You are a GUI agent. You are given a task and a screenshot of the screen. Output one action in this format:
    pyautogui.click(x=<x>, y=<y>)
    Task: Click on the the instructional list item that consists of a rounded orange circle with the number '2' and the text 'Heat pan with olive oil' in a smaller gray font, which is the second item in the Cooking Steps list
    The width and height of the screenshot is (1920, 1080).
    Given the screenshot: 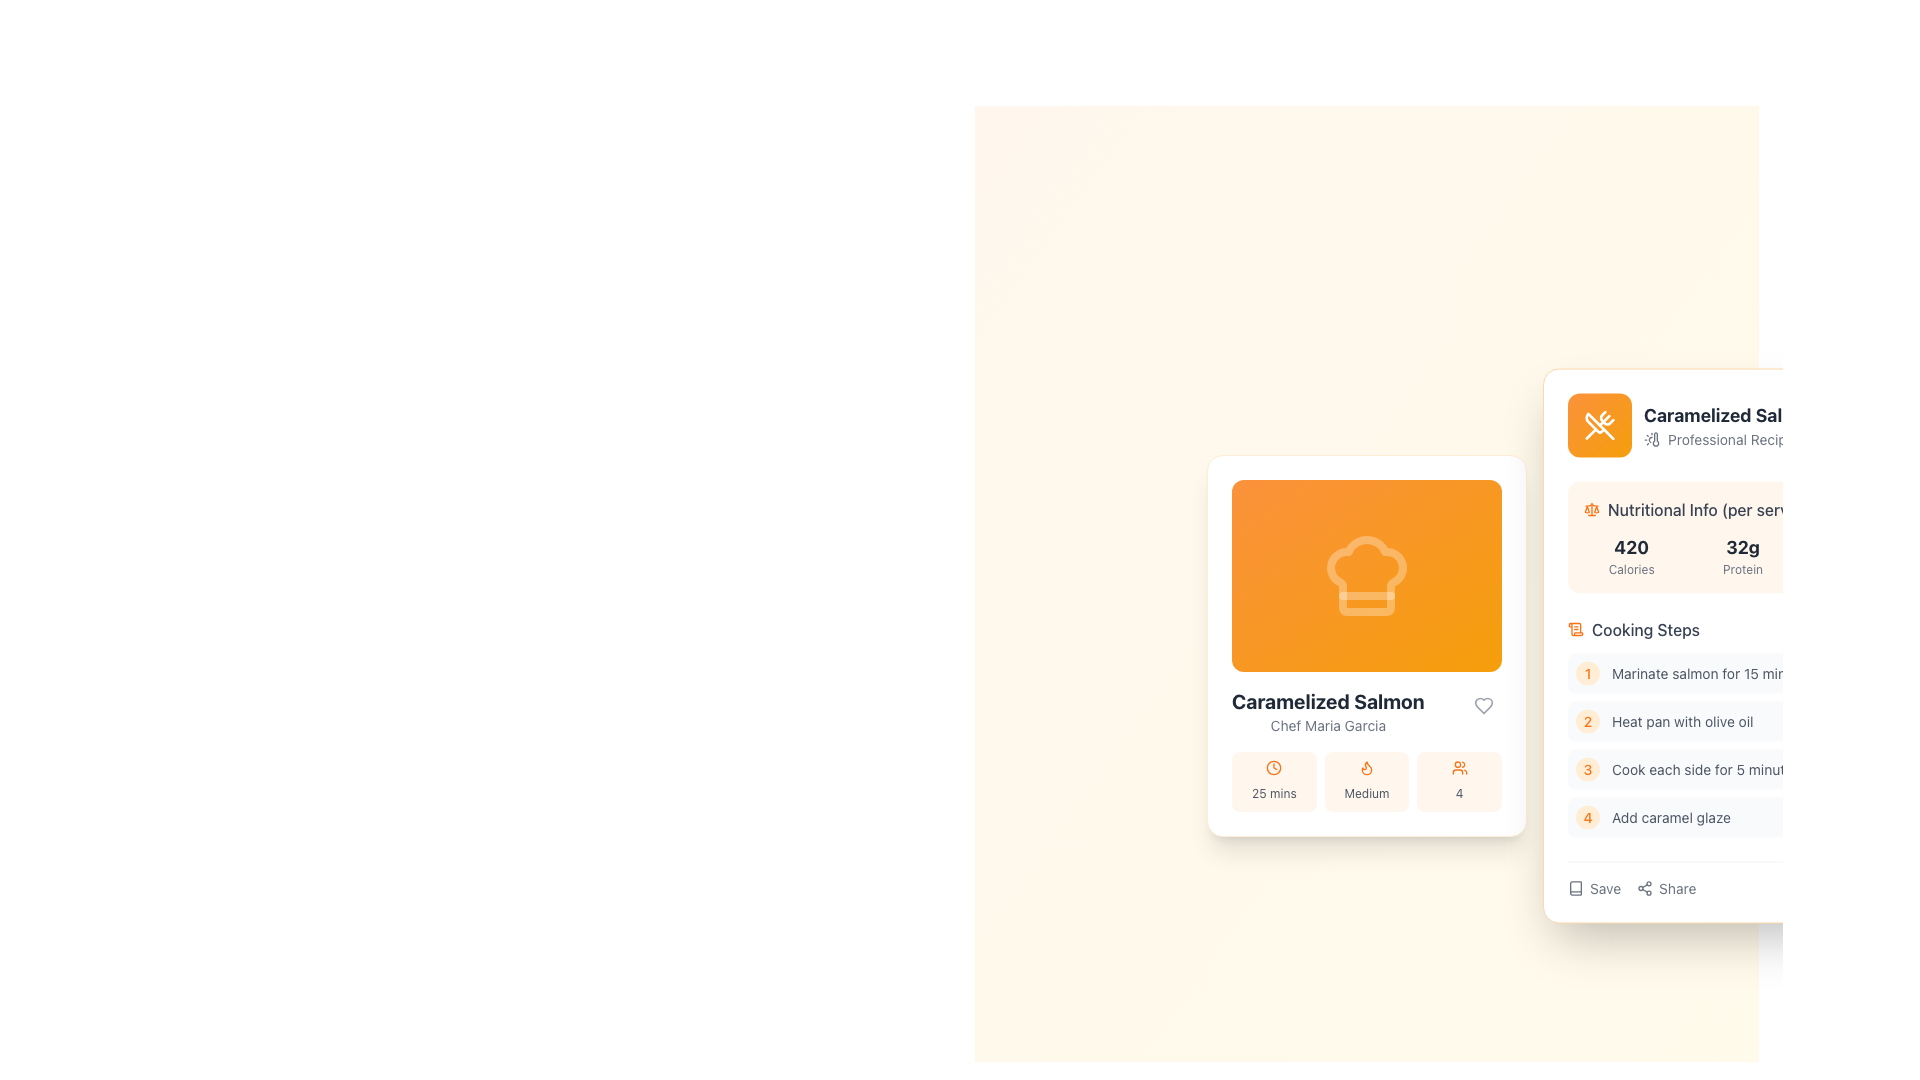 What is the action you would take?
    pyautogui.click(x=1741, y=721)
    